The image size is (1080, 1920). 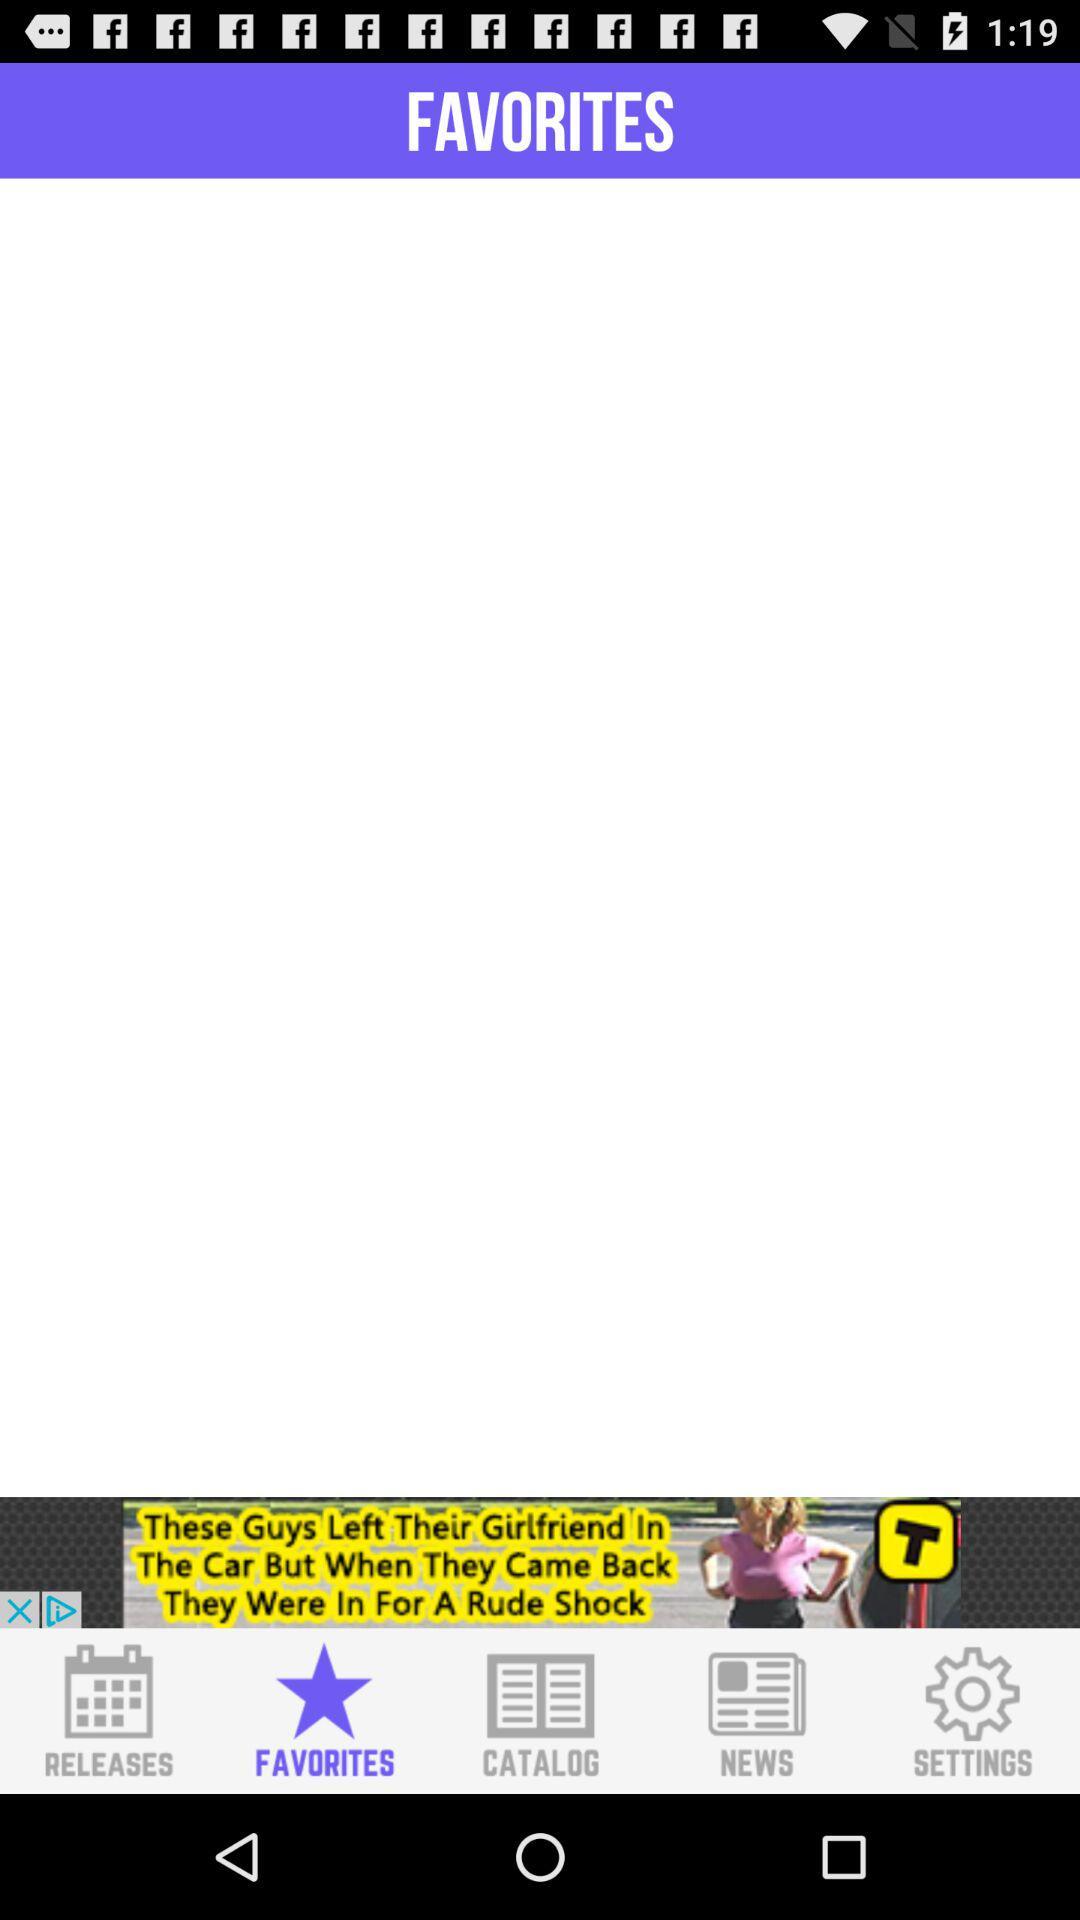 I want to click on your favorites, so click(x=323, y=1710).